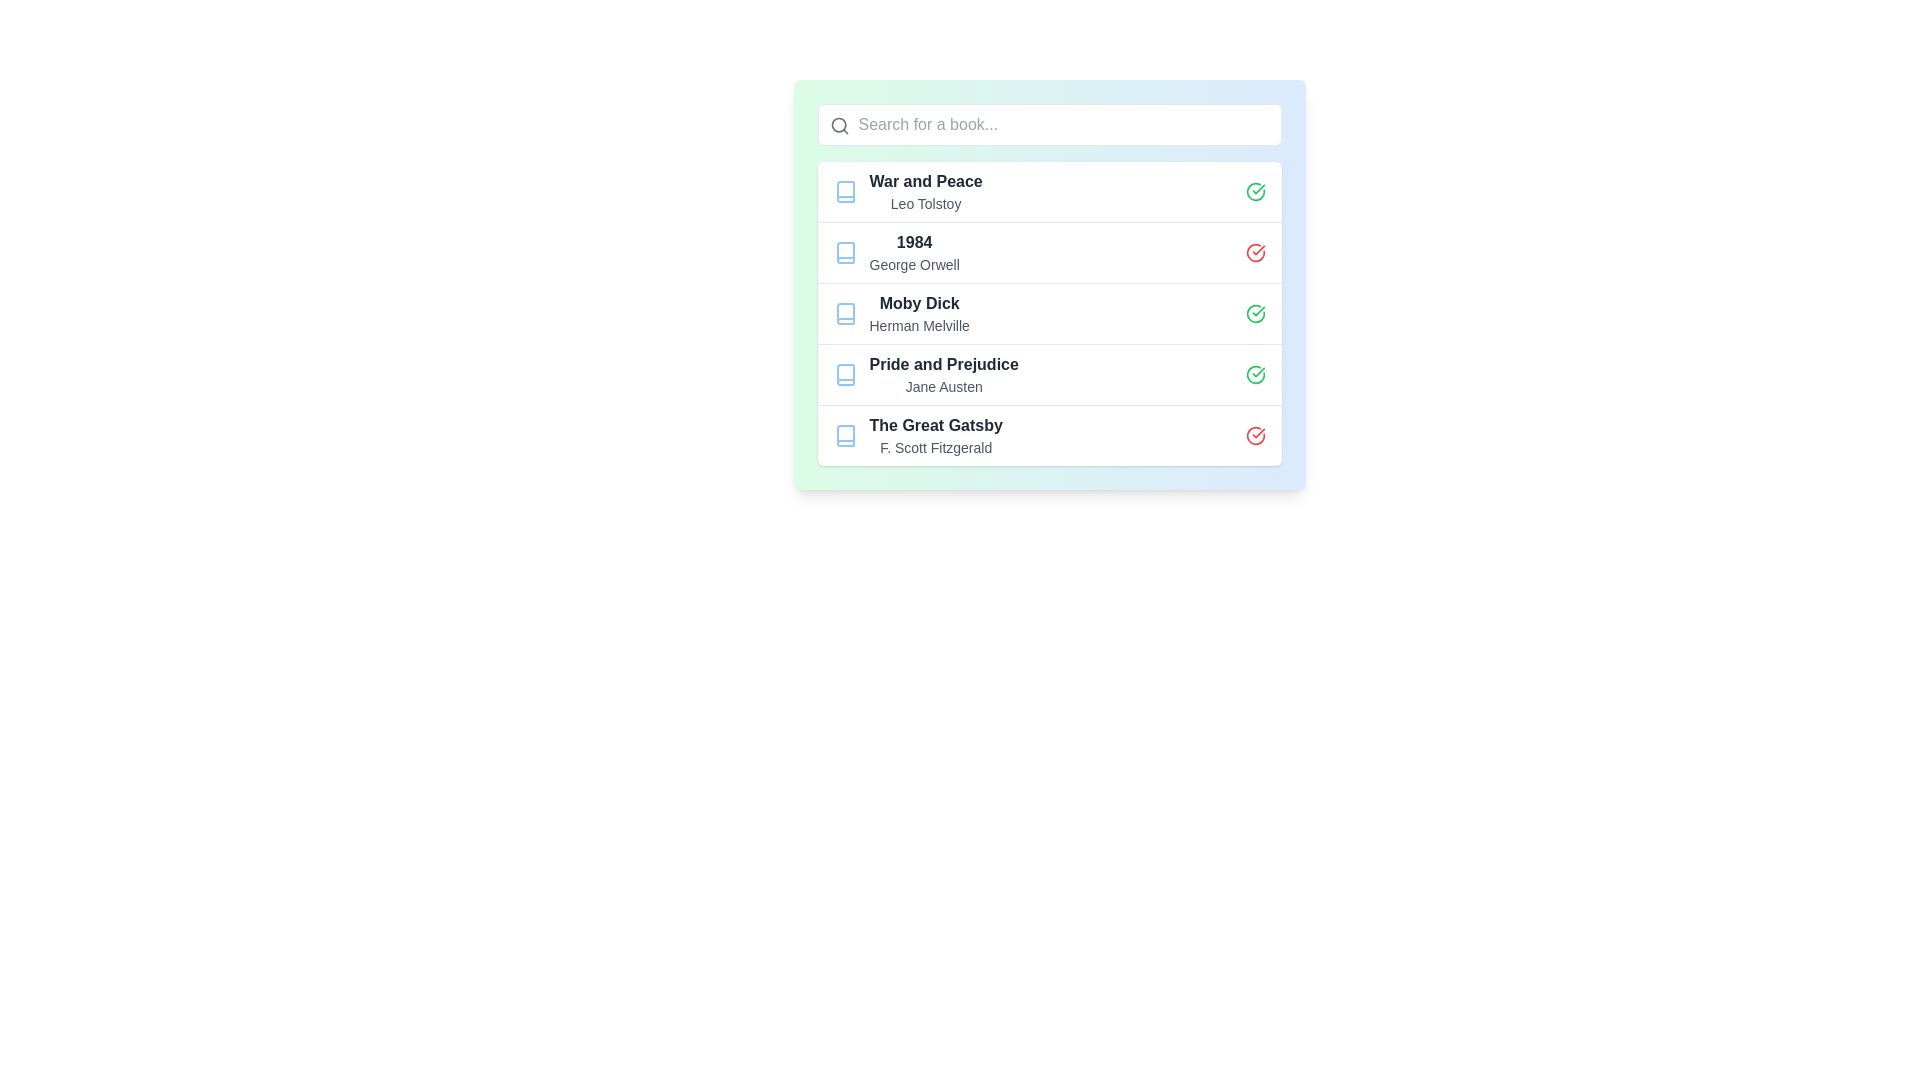  Describe the element at coordinates (1254, 192) in the screenshot. I see `the green circular status icon that is adjacent to the text 'War and Peace' at the top of the vertical list` at that location.